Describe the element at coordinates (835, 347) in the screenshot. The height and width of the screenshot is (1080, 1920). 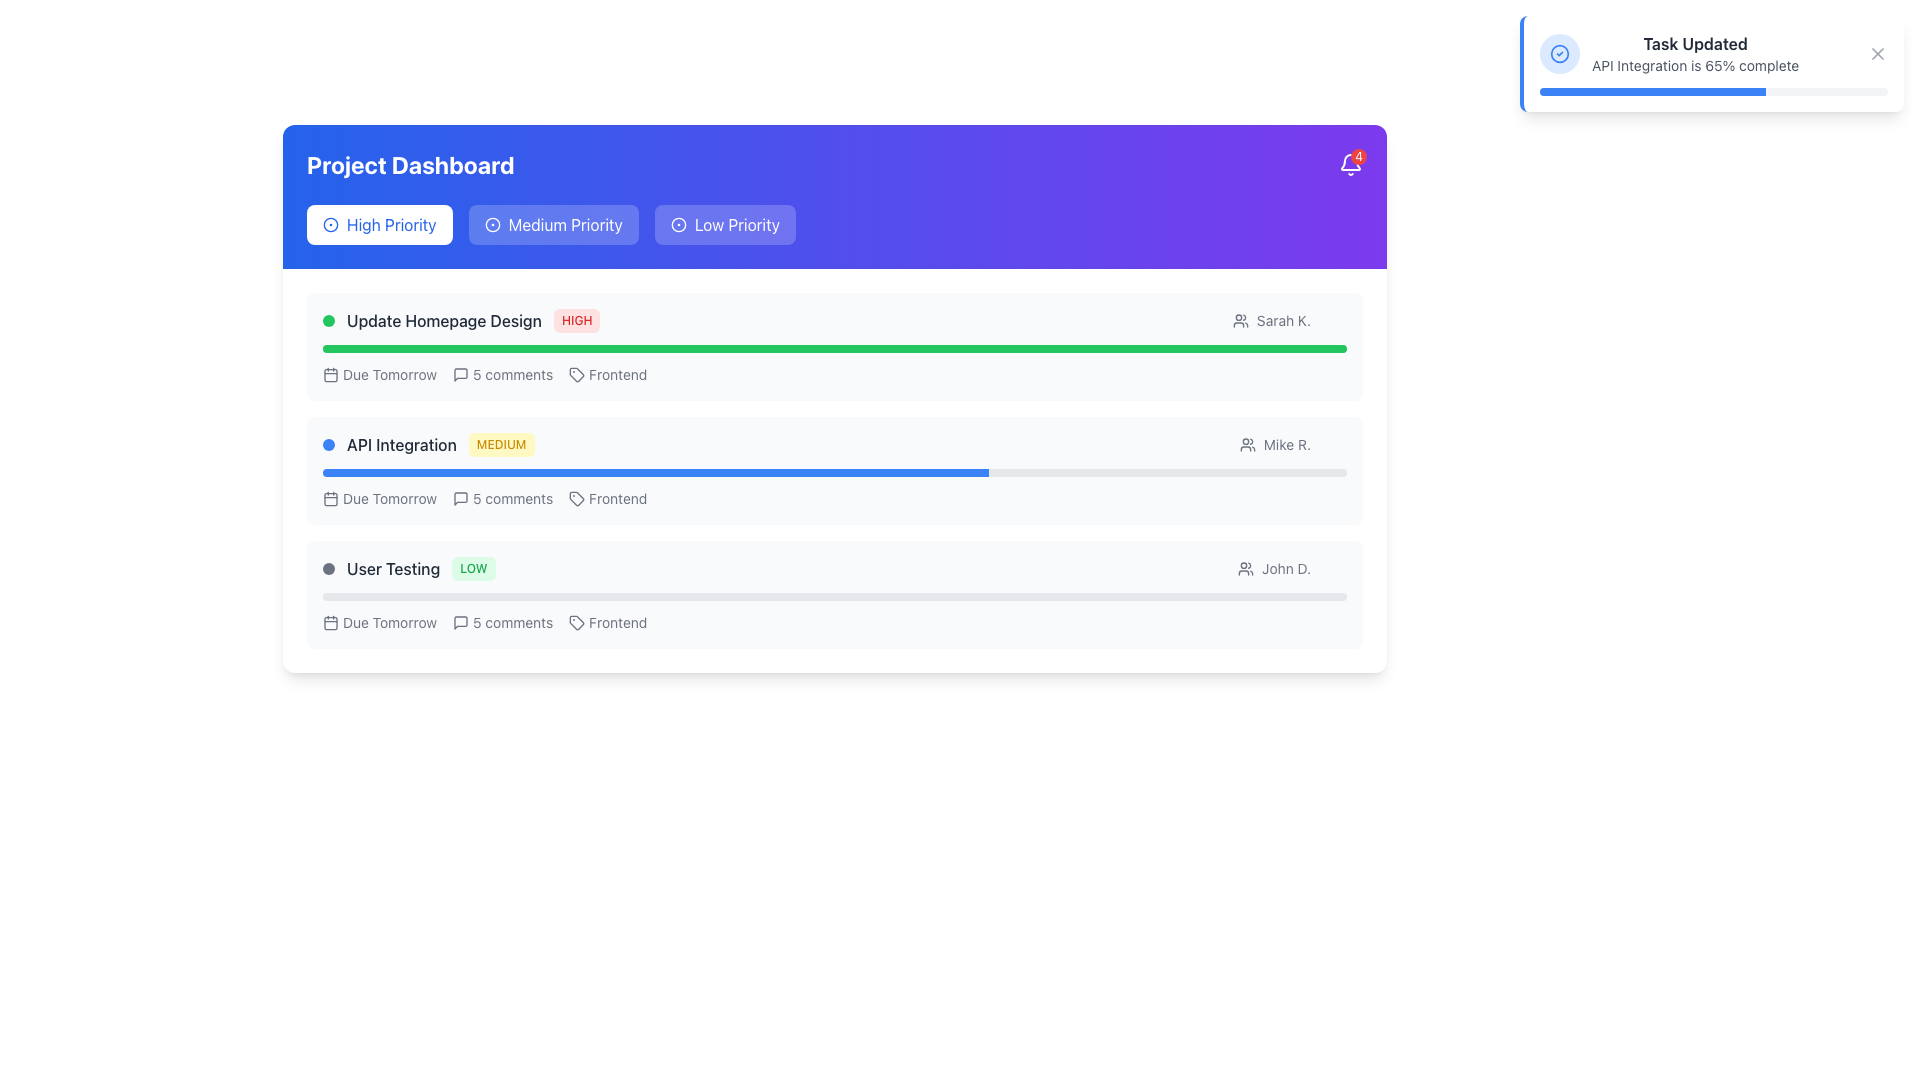
I see `the progress bar indicating task completion status in the 'Update Homepage Design' card` at that location.